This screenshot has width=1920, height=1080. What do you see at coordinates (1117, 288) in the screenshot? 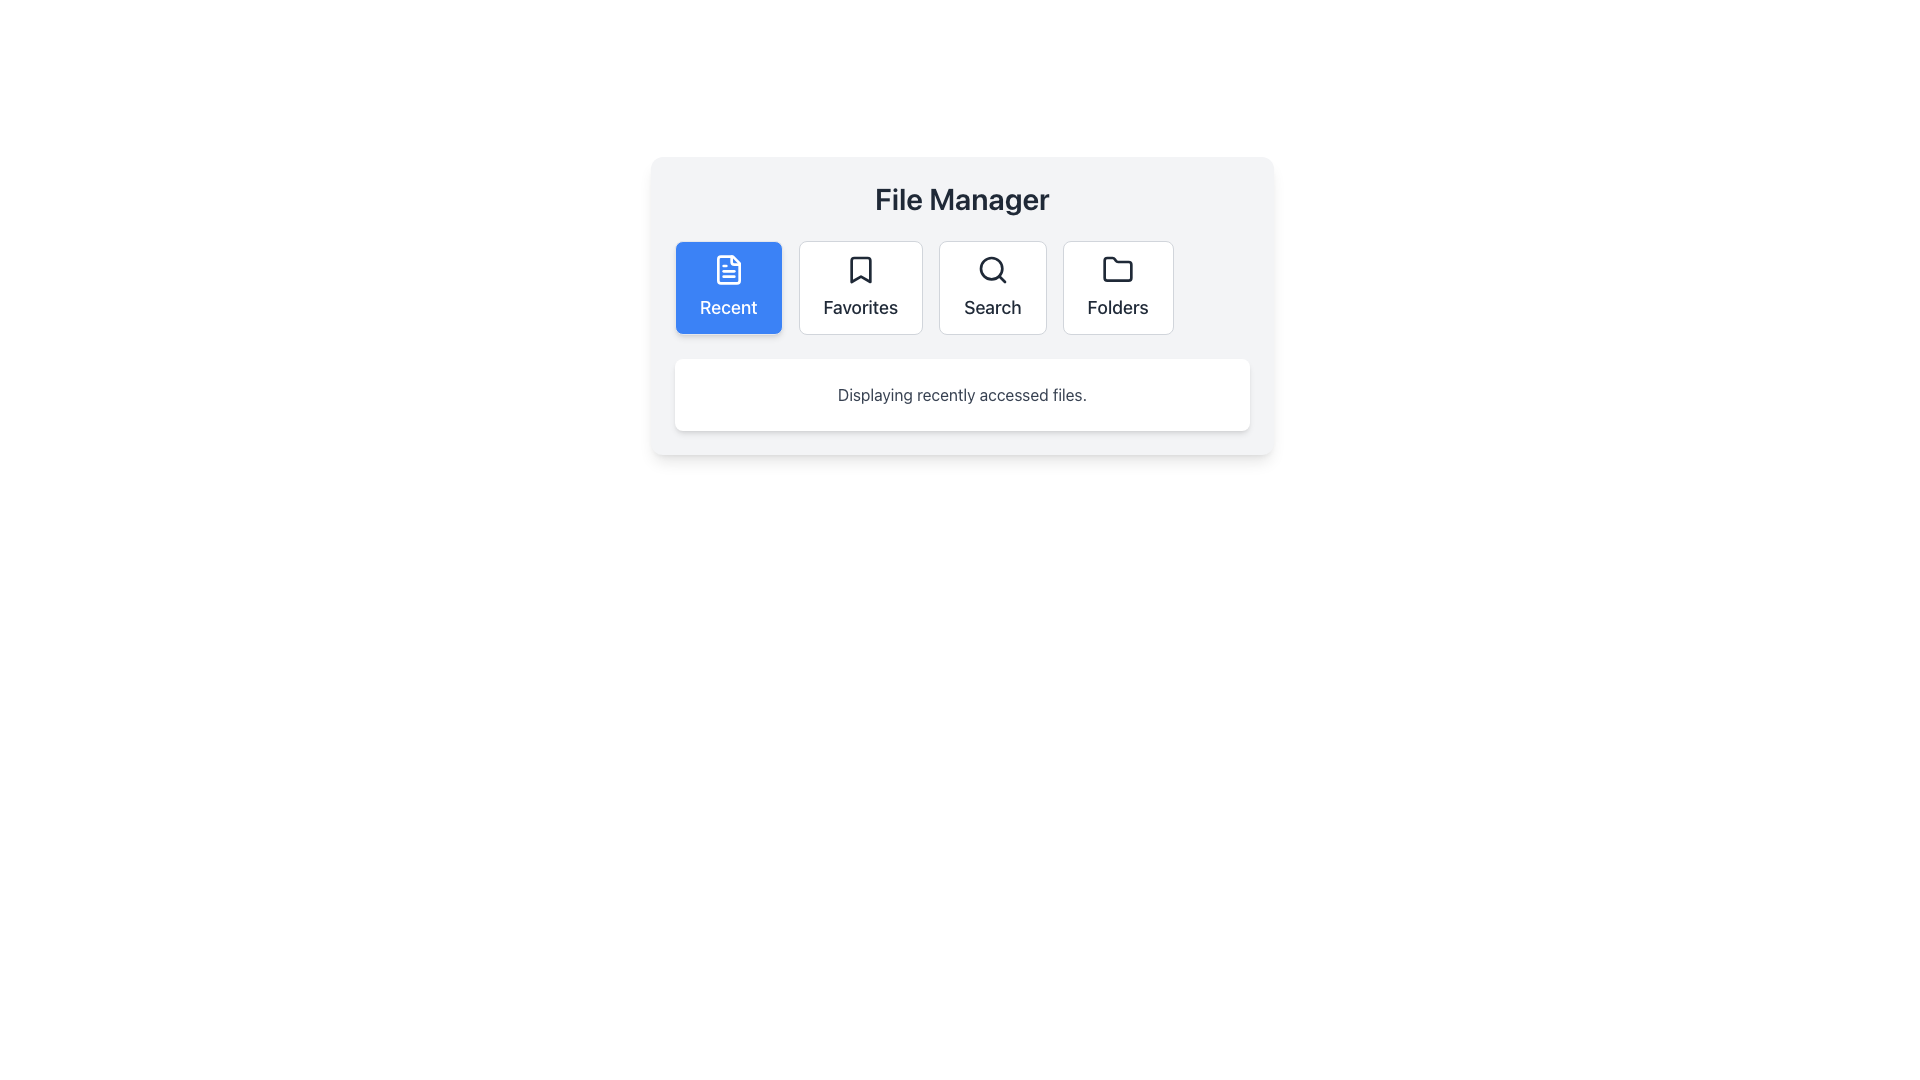
I see `the 'Folders' button, which is the fourth button from the left, featuring a folder icon and a label underneath` at bounding box center [1117, 288].